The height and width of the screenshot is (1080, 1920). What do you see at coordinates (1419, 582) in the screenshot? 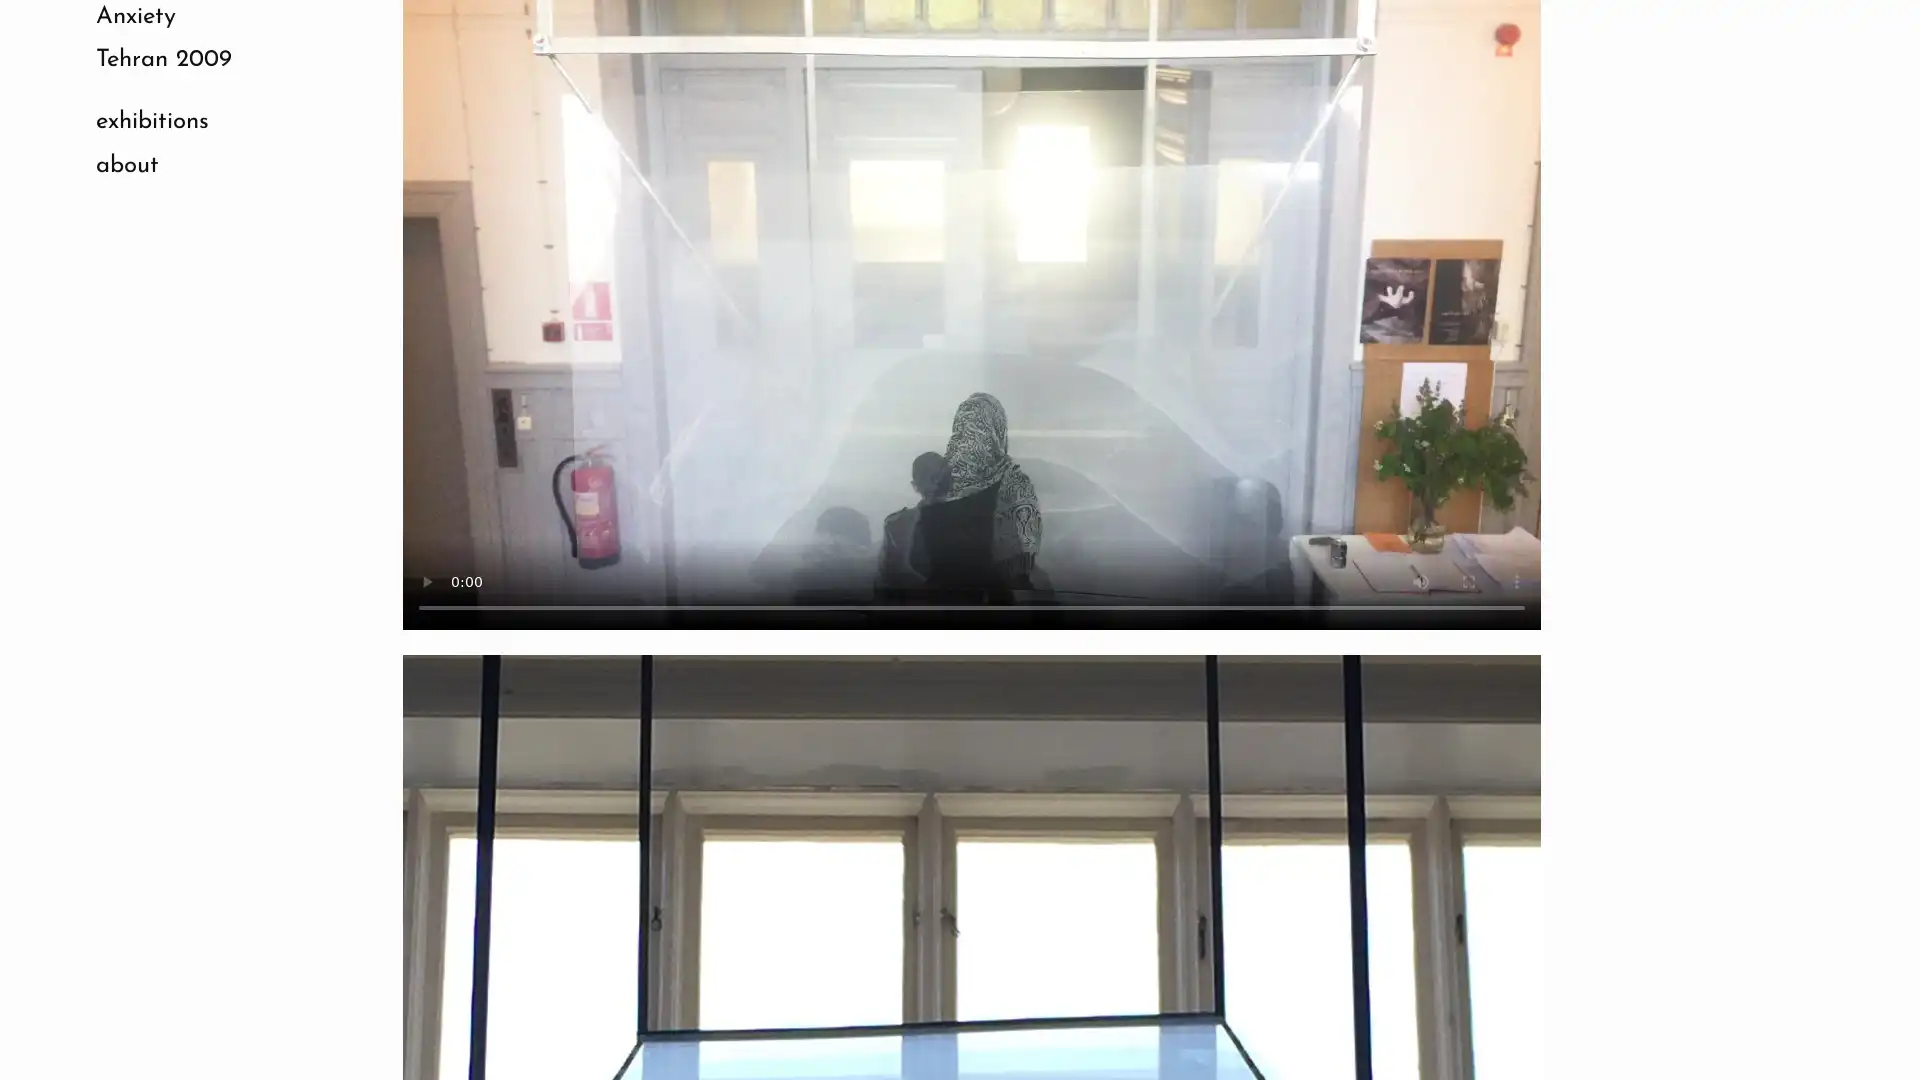
I see `mute` at bounding box center [1419, 582].